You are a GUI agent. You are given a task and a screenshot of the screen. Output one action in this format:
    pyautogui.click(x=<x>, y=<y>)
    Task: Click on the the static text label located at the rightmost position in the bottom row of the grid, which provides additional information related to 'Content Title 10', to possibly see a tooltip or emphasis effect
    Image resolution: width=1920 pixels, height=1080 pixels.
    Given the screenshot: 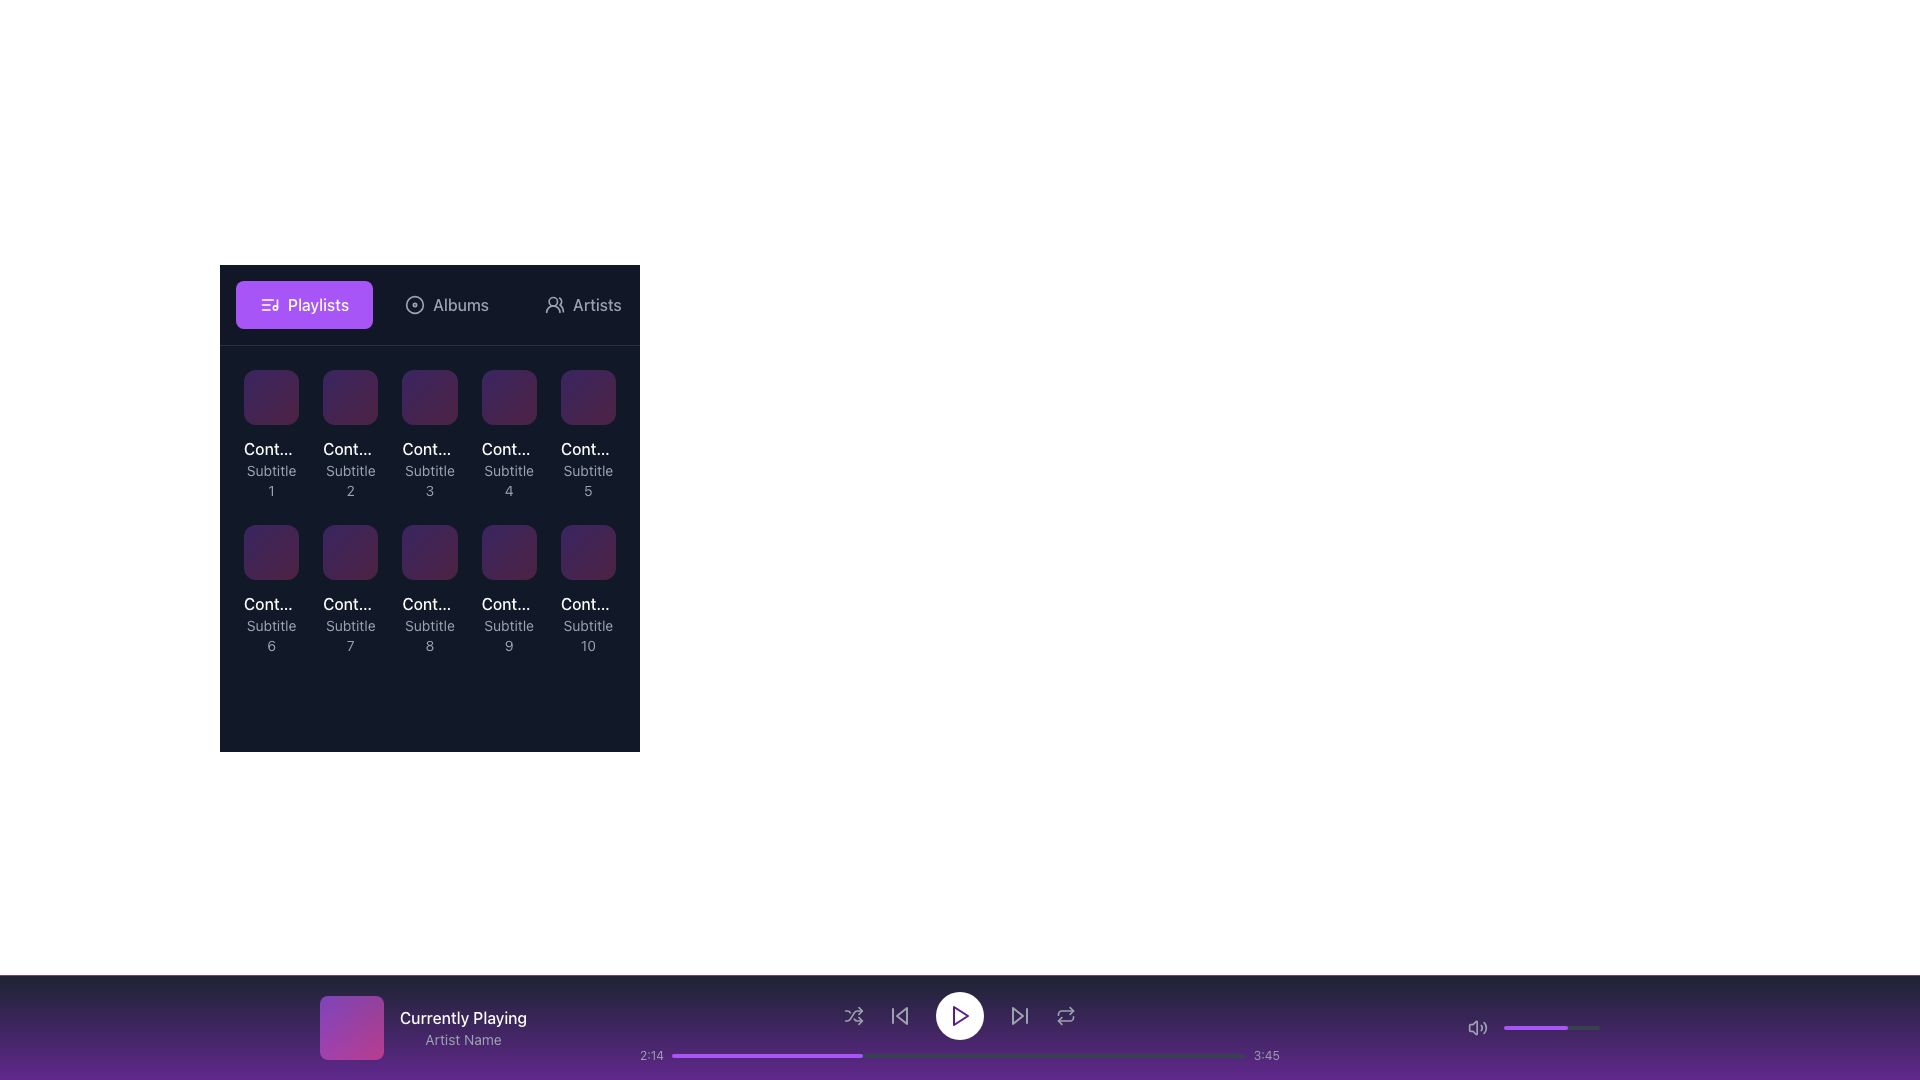 What is the action you would take?
    pyautogui.click(x=587, y=636)
    